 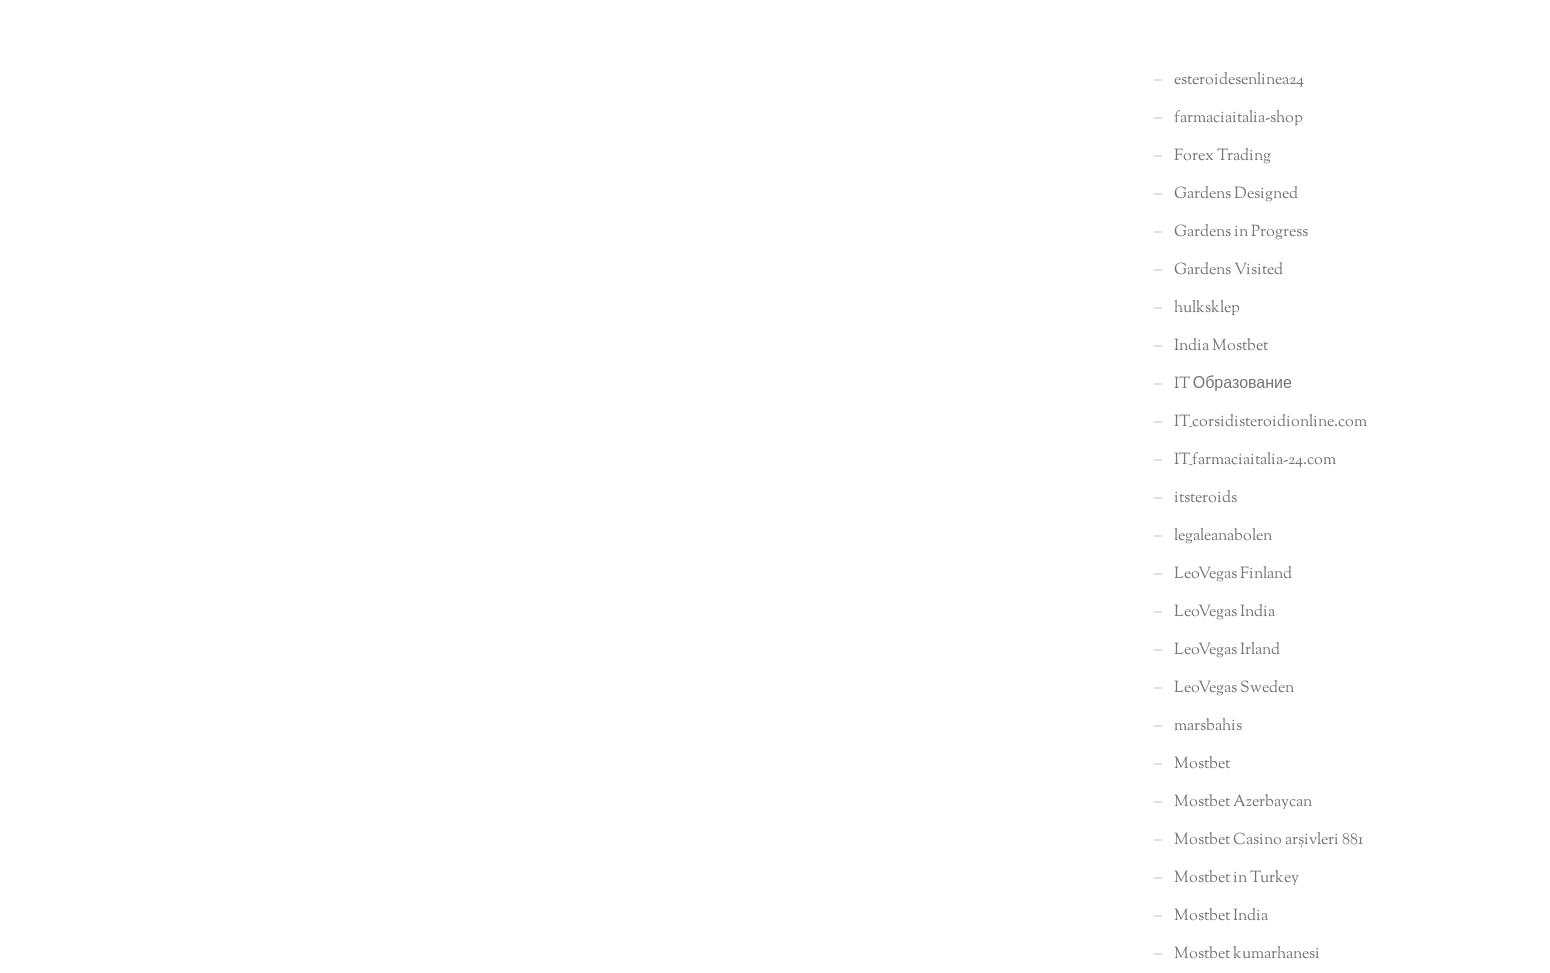 What do you see at coordinates (1222, 534) in the screenshot?
I see `'legaleanabolen'` at bounding box center [1222, 534].